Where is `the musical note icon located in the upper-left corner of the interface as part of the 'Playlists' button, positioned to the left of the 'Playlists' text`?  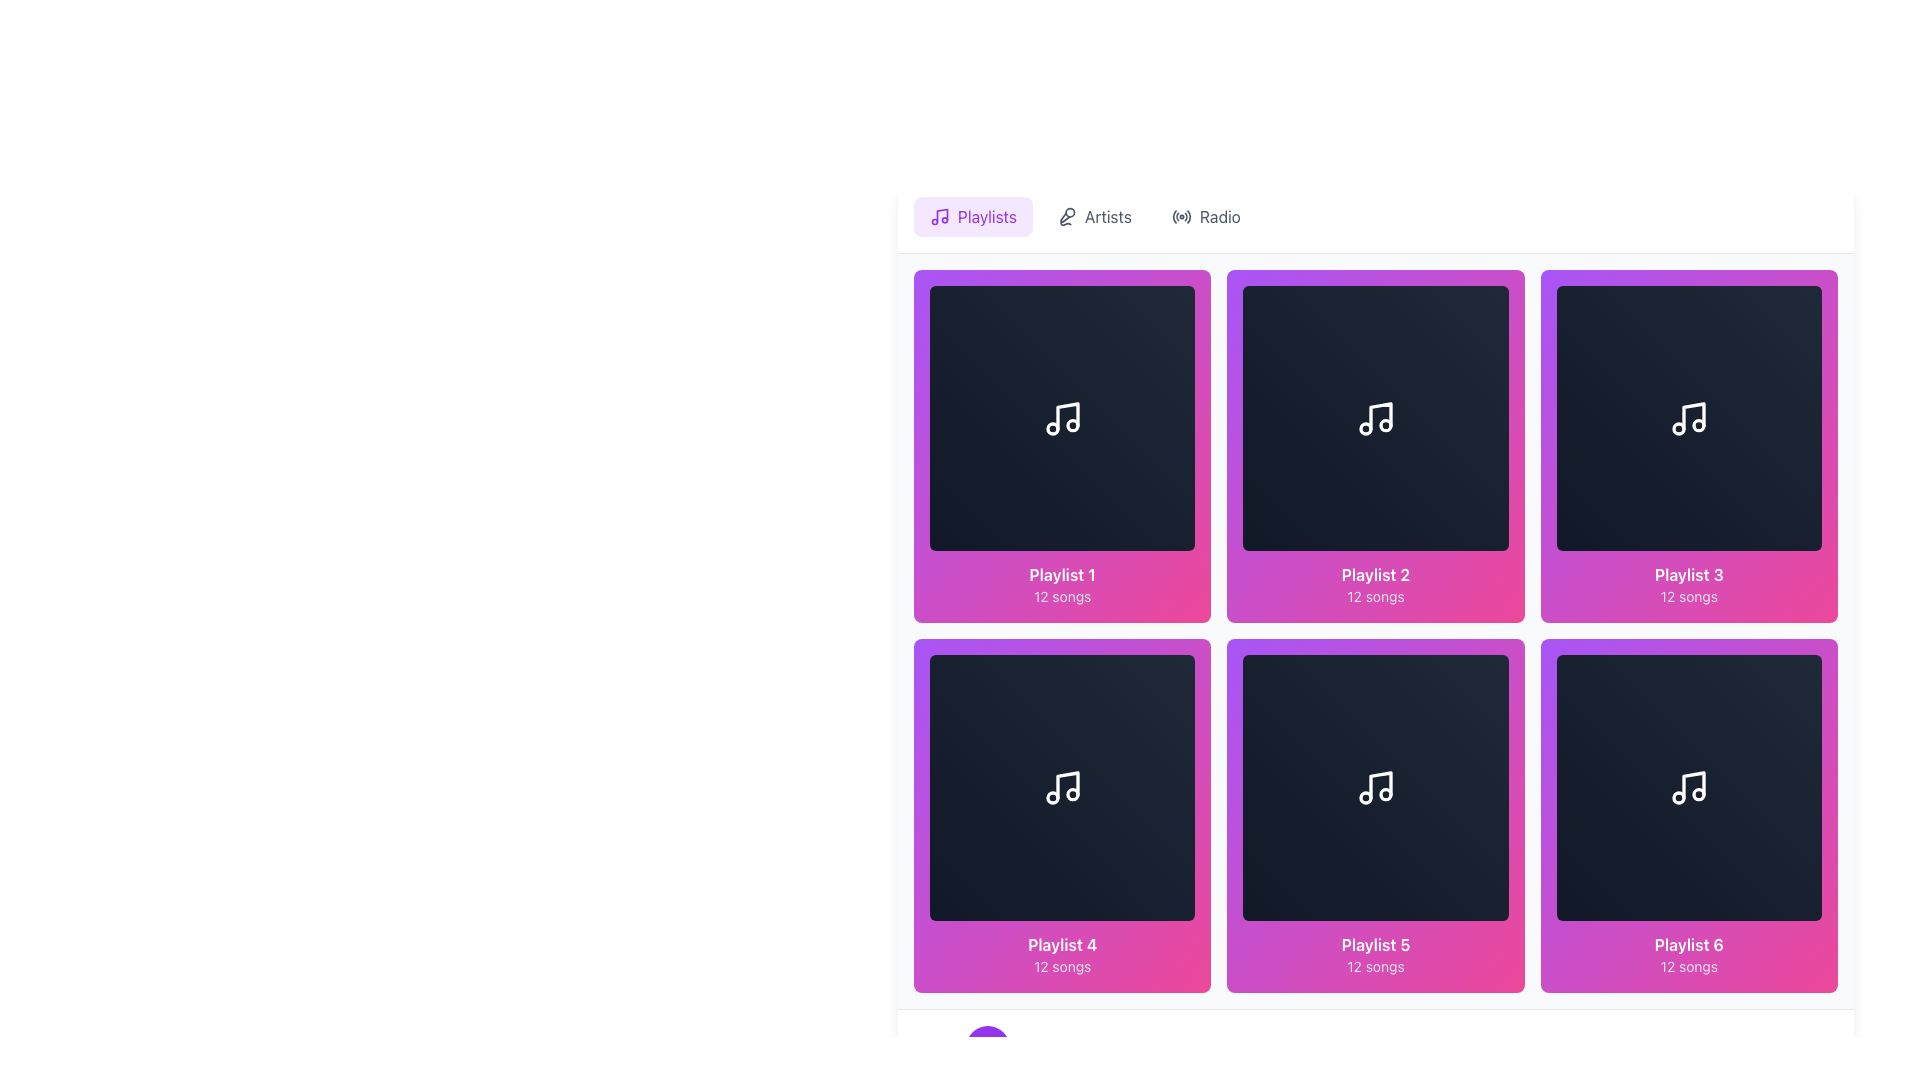
the musical note icon located in the upper-left corner of the interface as part of the 'Playlists' button, positioned to the left of the 'Playlists' text is located at coordinates (939, 216).